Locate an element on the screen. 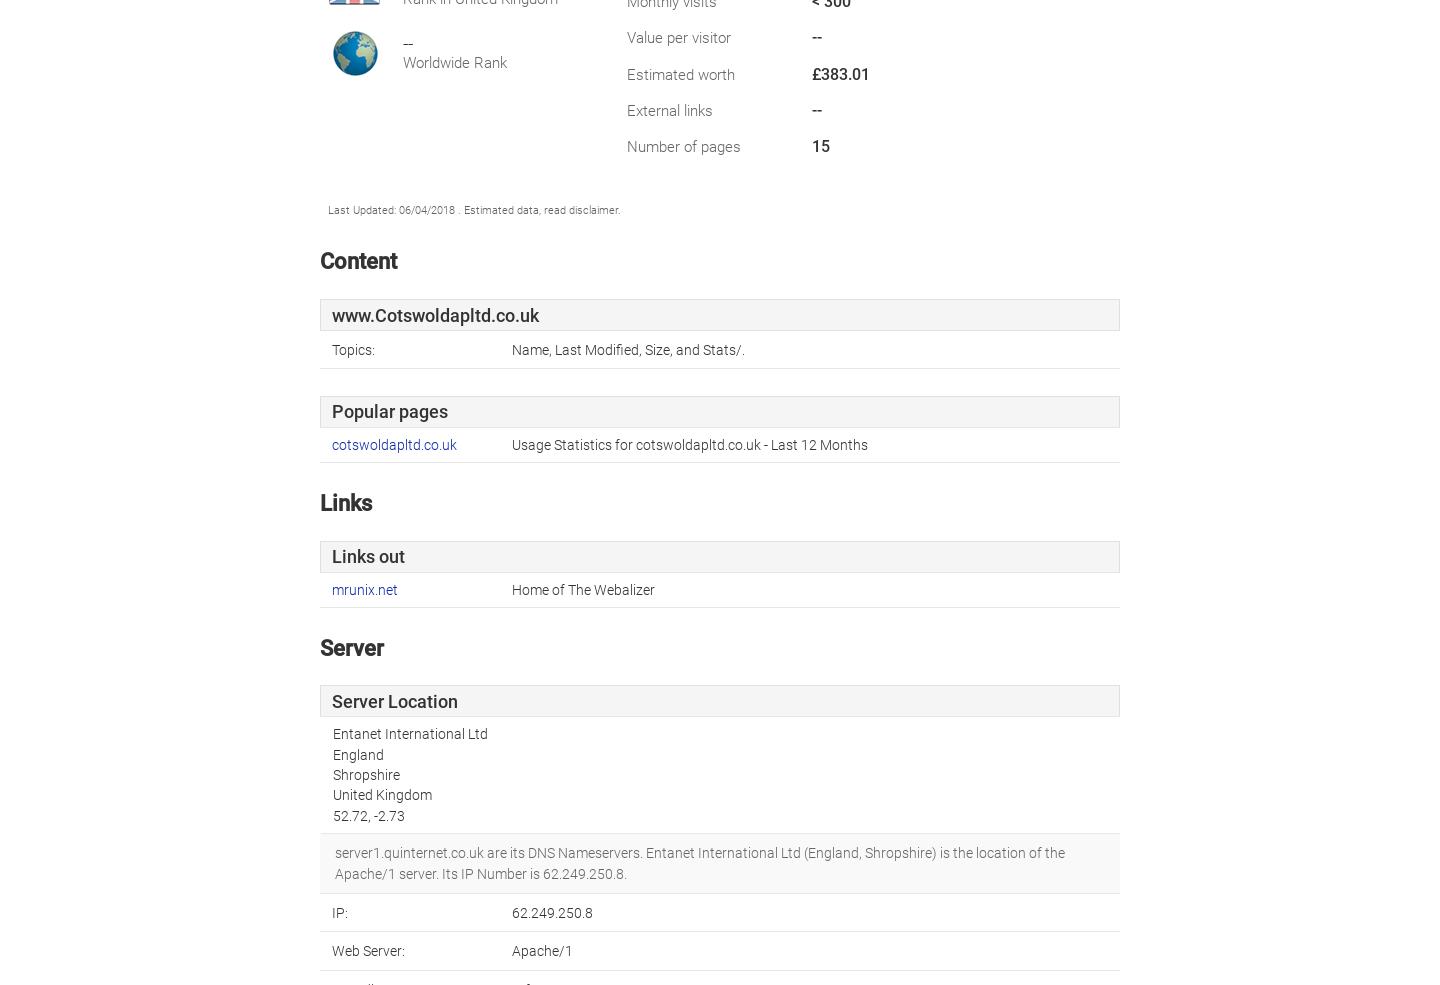  'Value per visitor' is located at coordinates (625, 37).